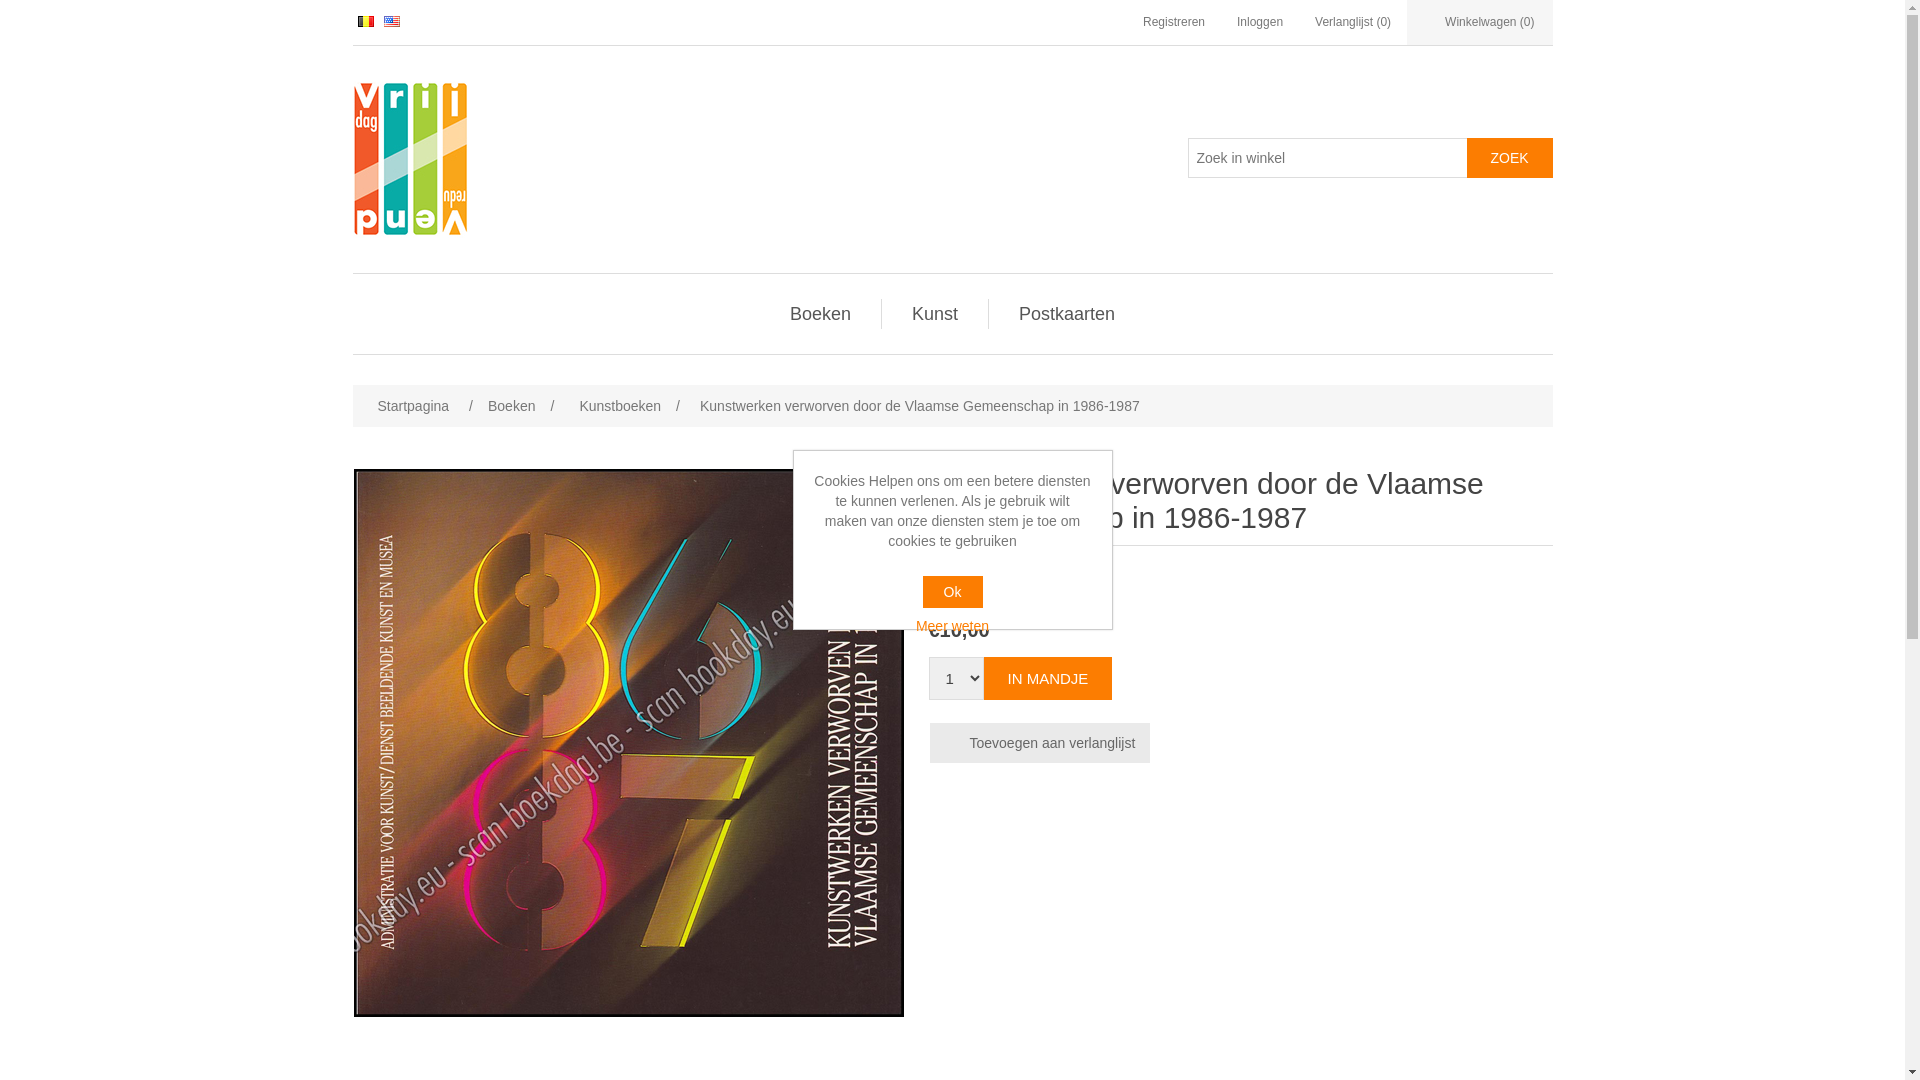 This screenshot has height=1080, width=1920. Describe the element at coordinates (1315, 22) in the screenshot. I see `'Verlanglijst (0)'` at that location.